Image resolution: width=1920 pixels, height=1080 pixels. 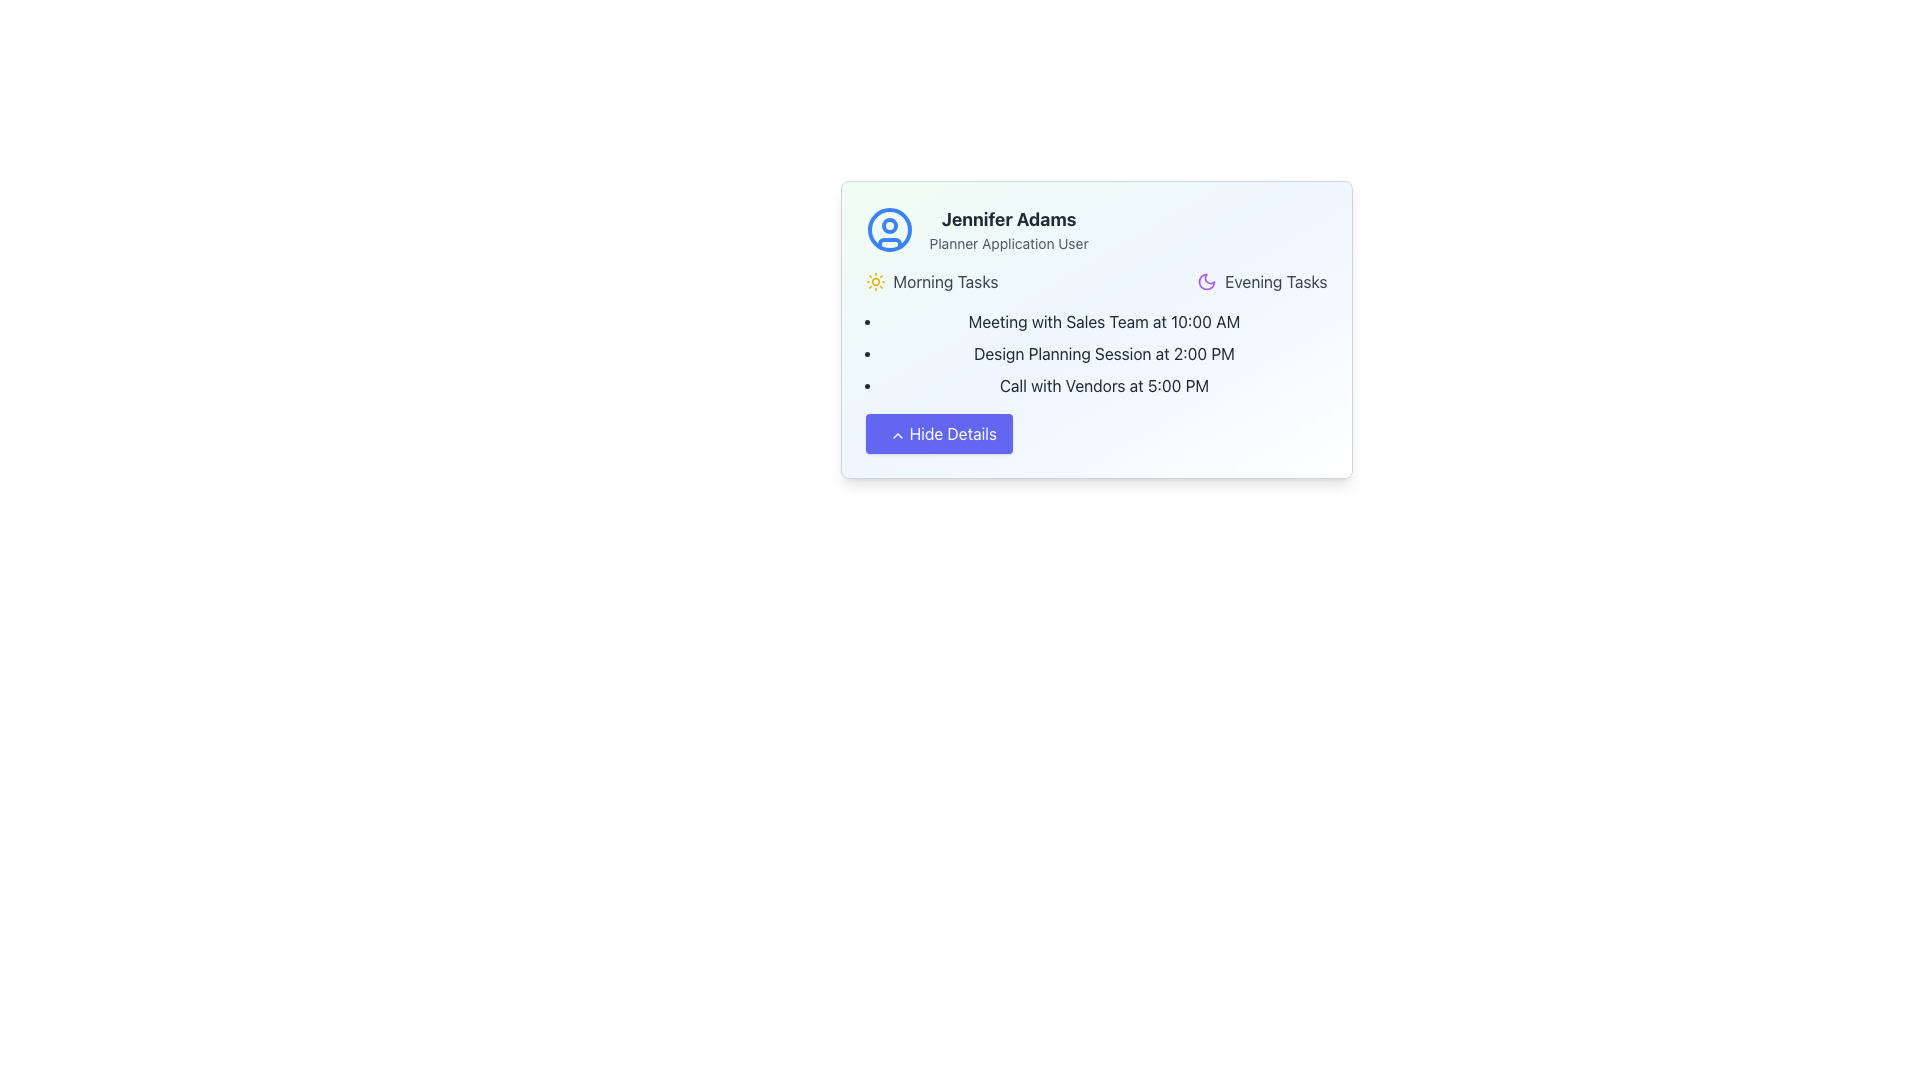 I want to click on the 'Morning Tasks' label located at the top-left of the card-like interface for navigation or selection, so click(x=930, y=281).